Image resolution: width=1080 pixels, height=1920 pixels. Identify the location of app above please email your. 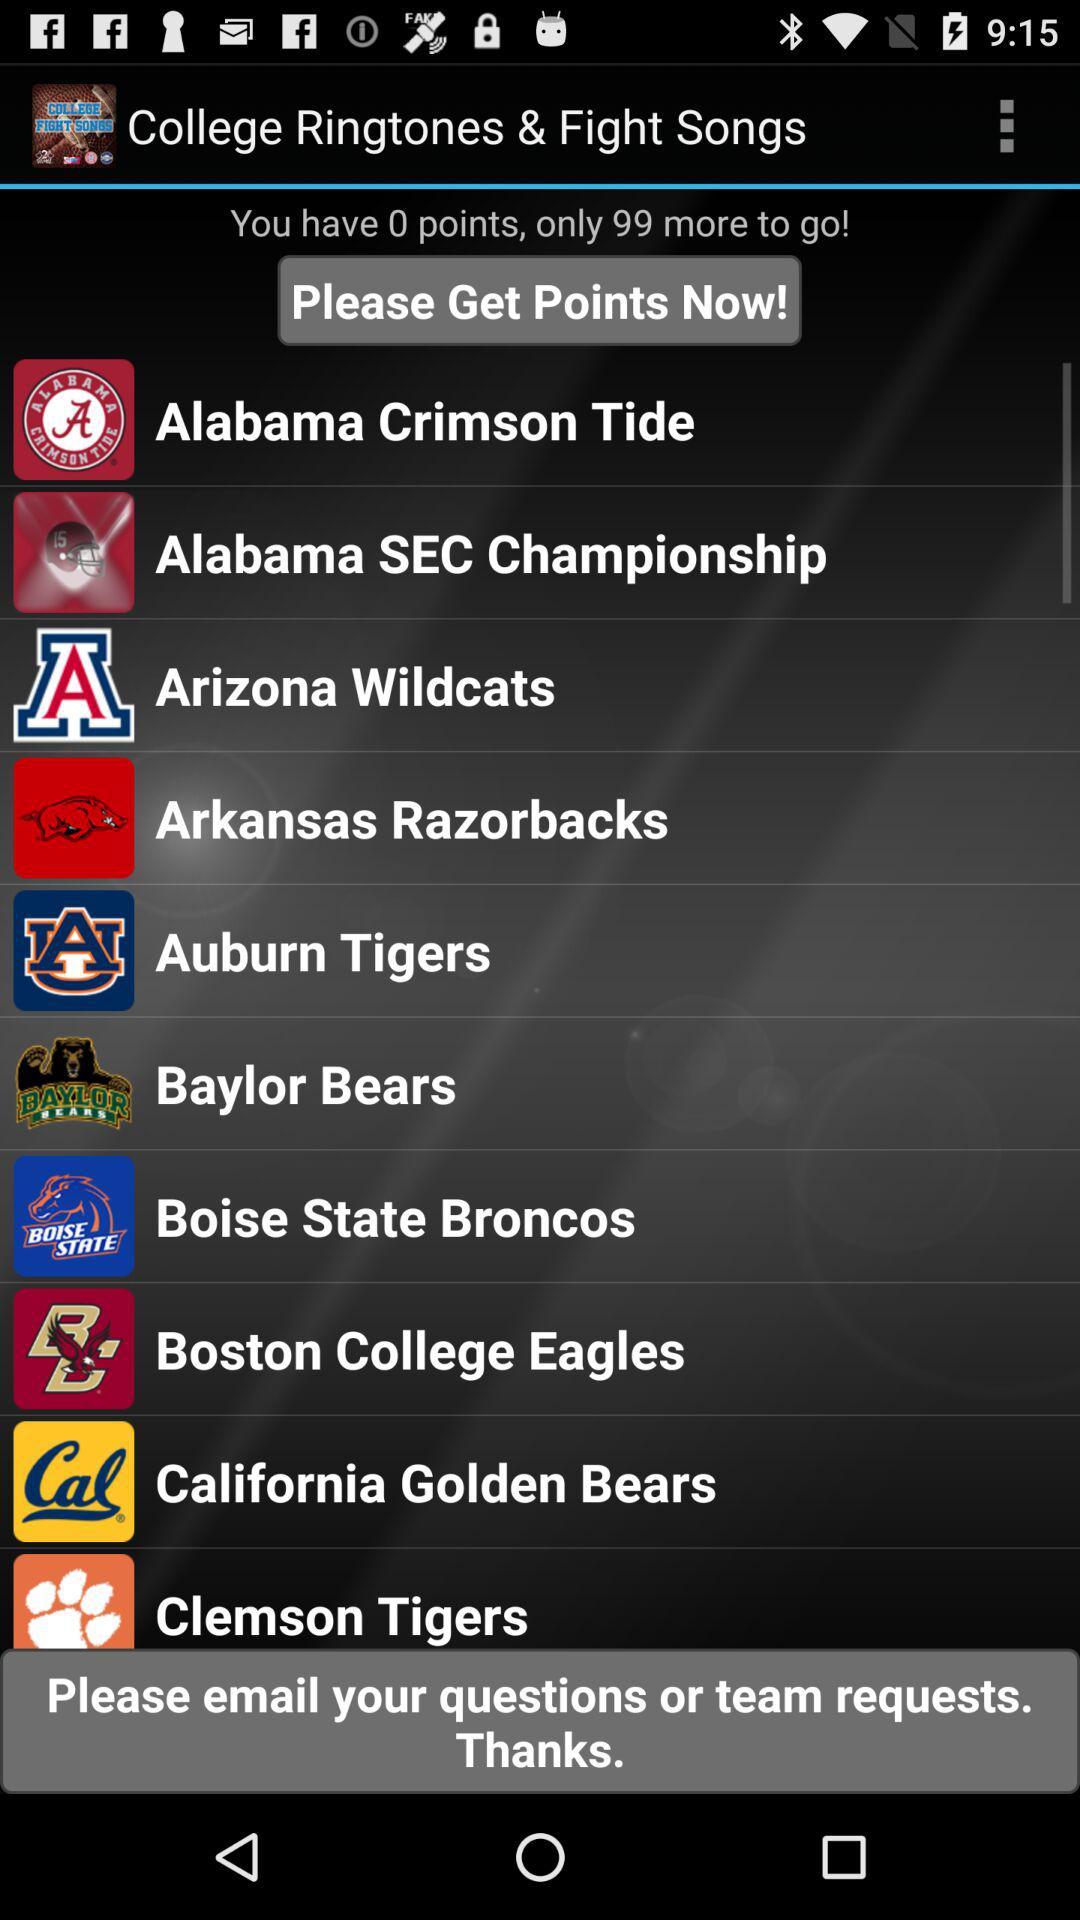
(341, 1613).